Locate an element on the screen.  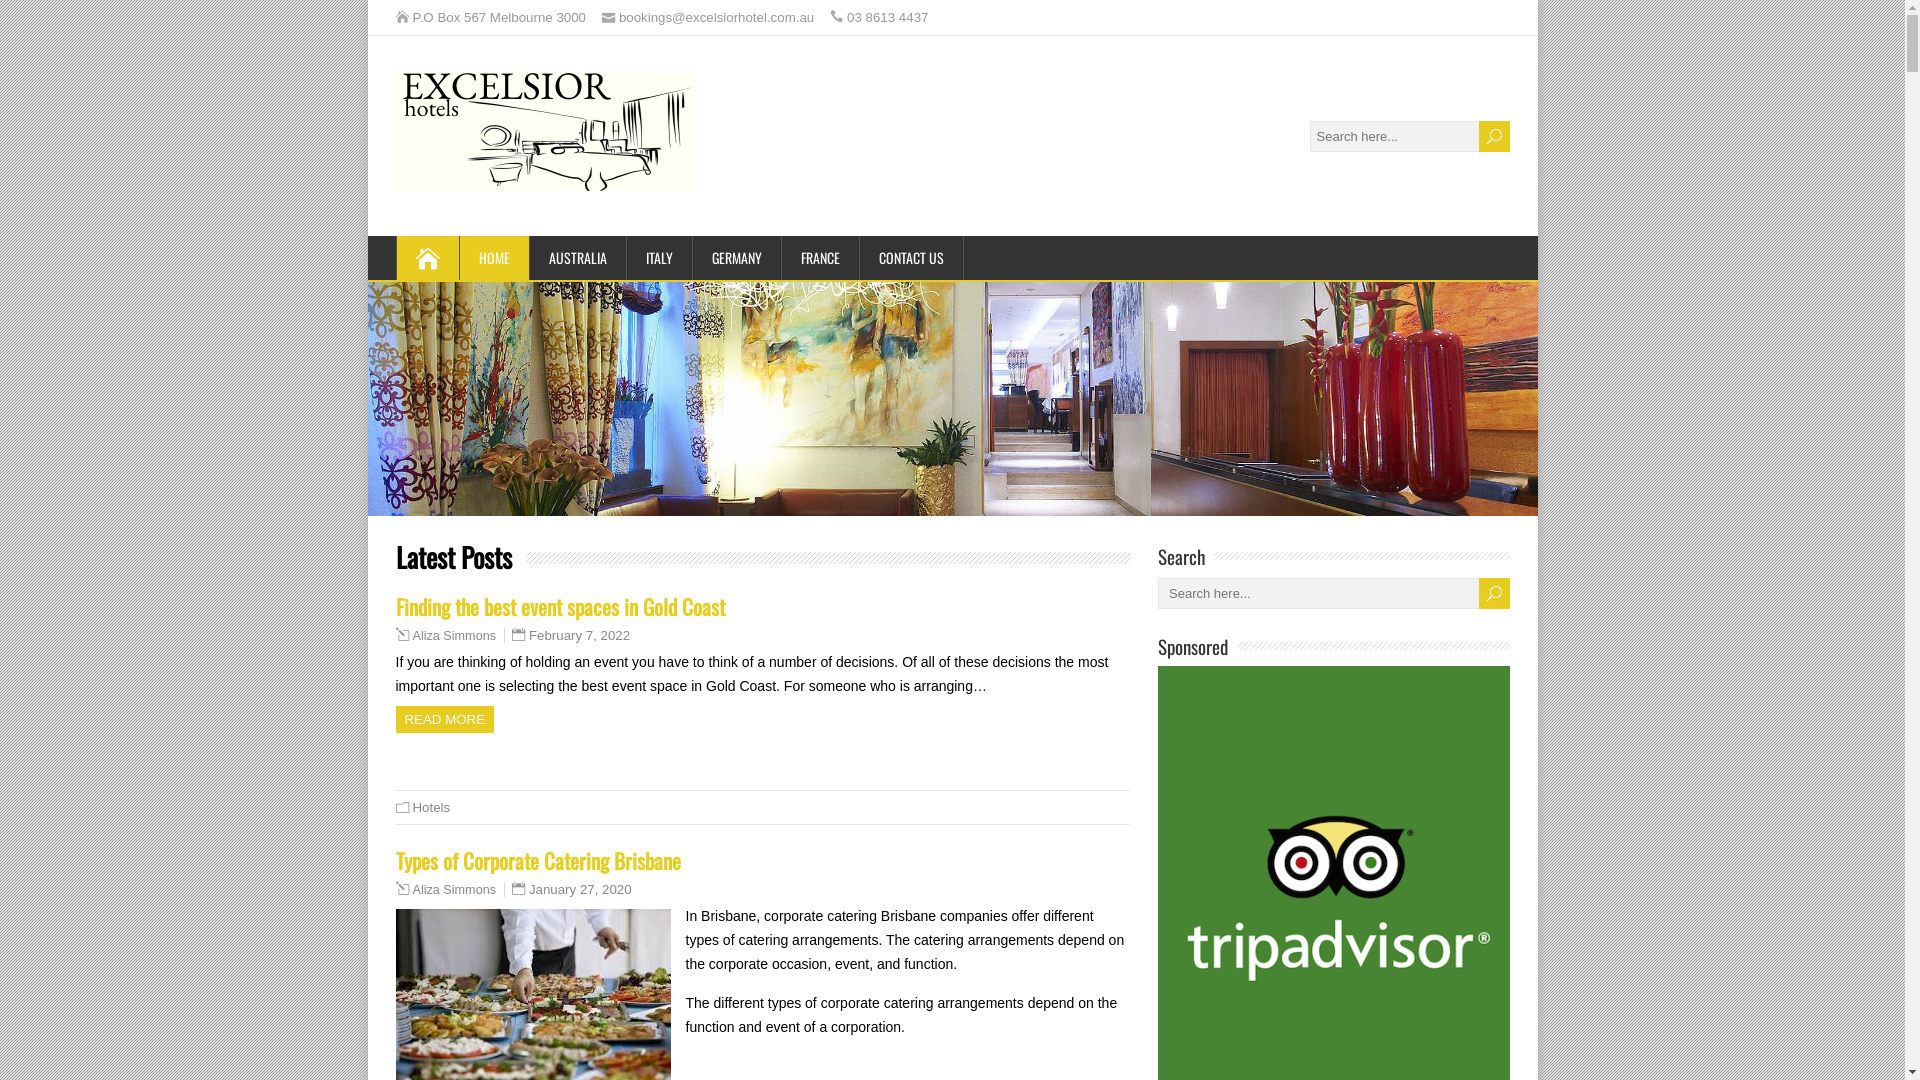
'GERMANY' is located at coordinates (691, 257).